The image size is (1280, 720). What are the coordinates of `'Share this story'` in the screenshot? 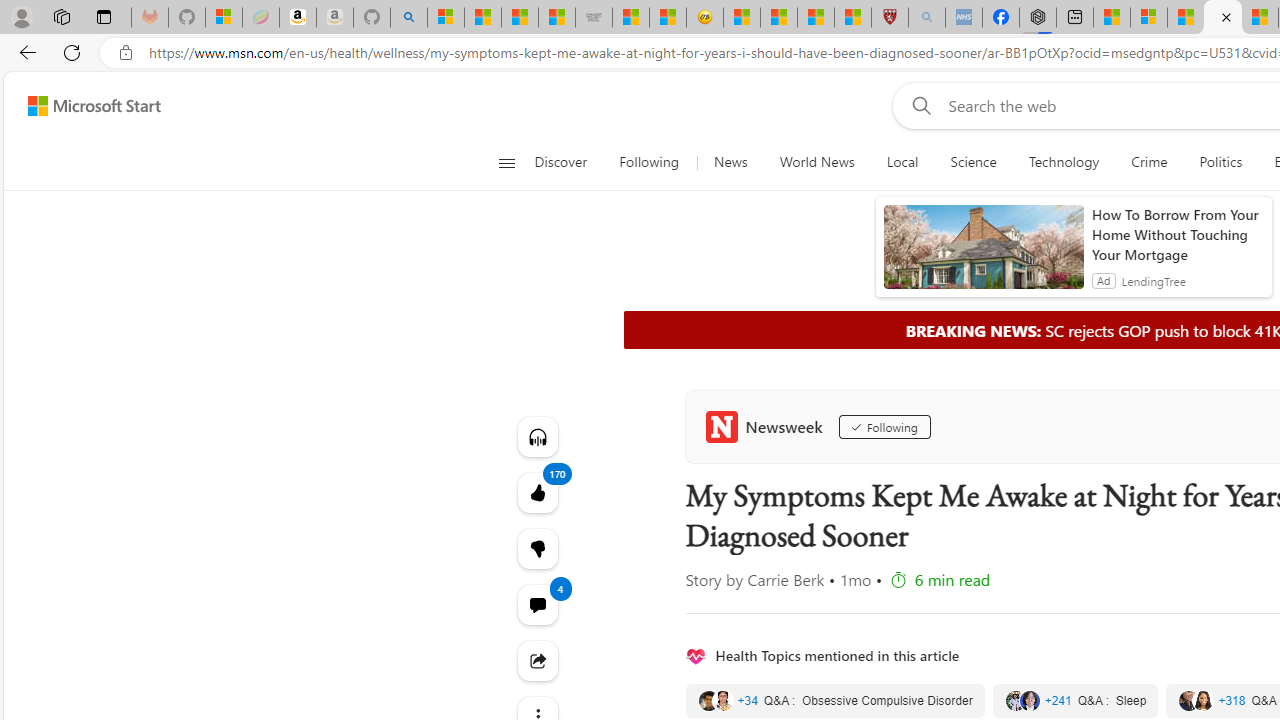 It's located at (537, 660).